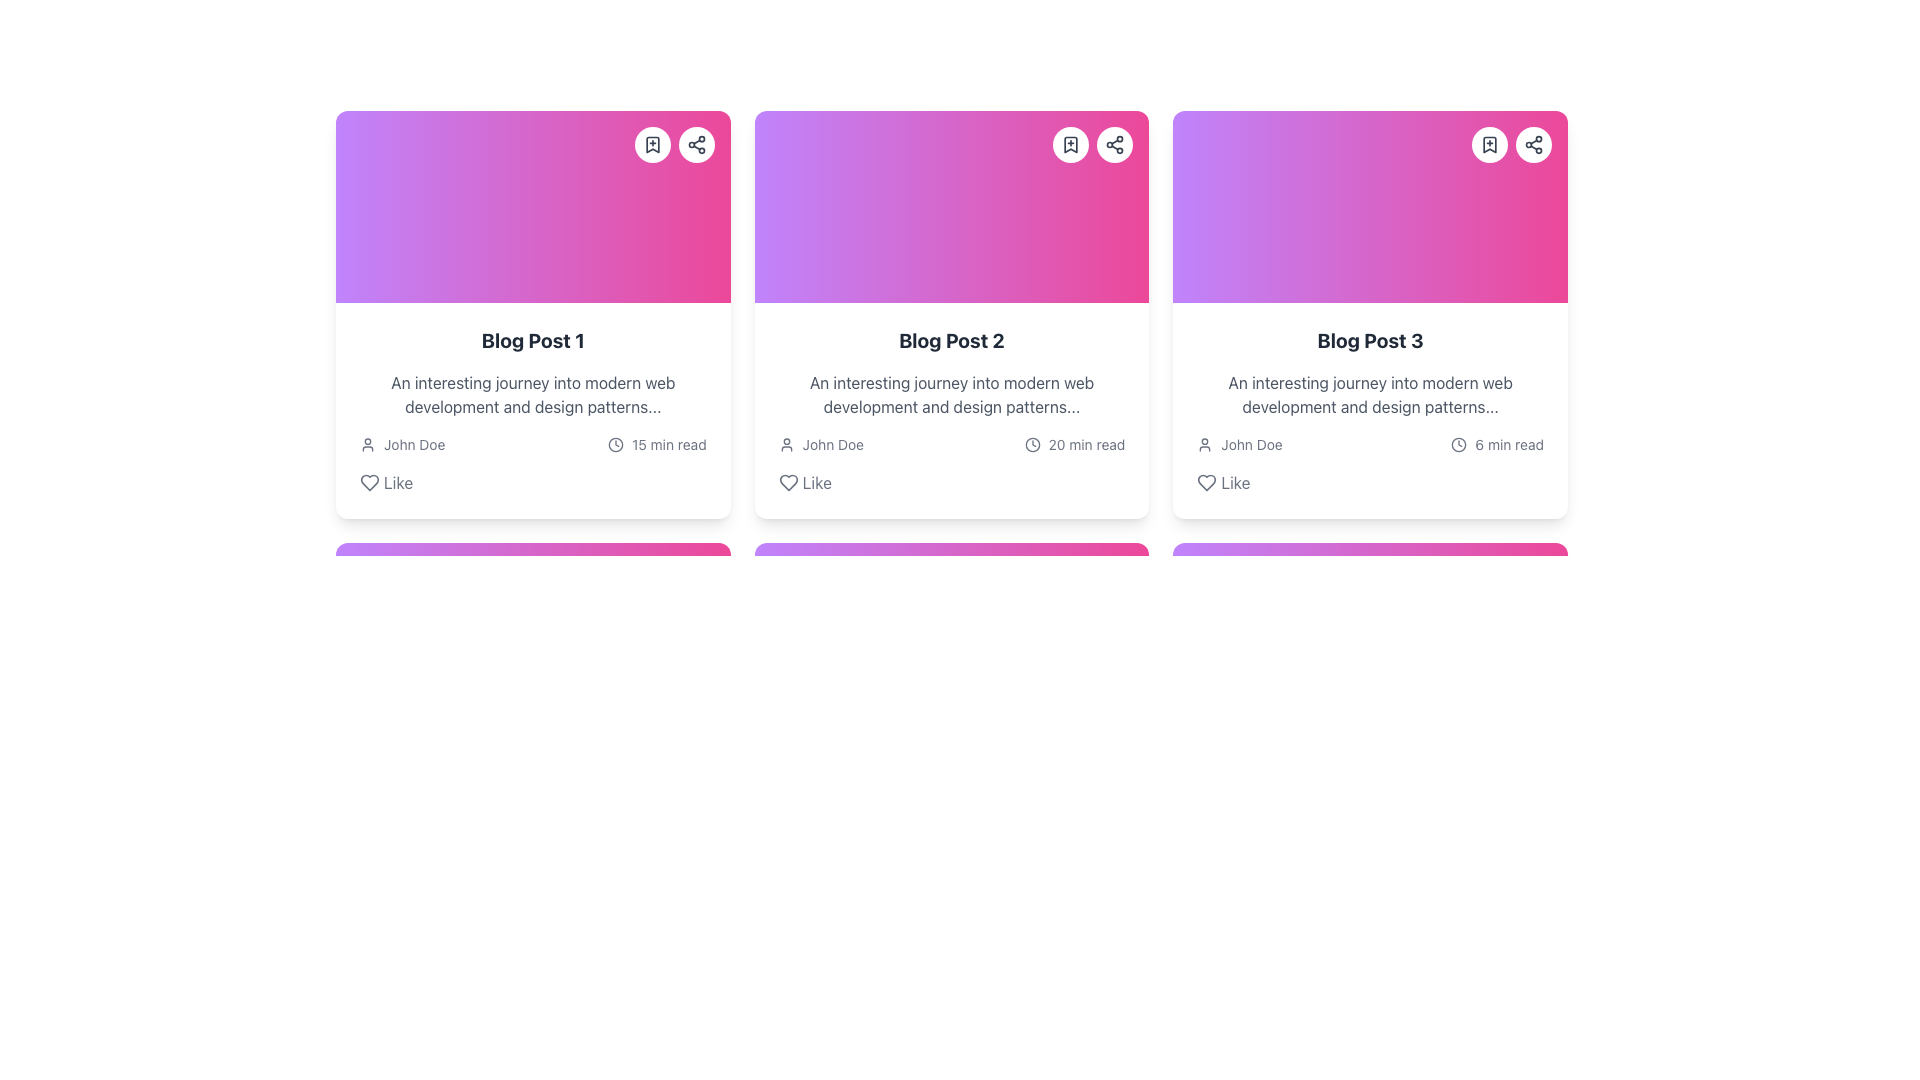 This screenshot has width=1920, height=1080. Describe the element at coordinates (1489, 144) in the screenshot. I see `the 'Add to bookmarks' button icon located in the top-right corner control group of 'Blog Post 3'` at that location.